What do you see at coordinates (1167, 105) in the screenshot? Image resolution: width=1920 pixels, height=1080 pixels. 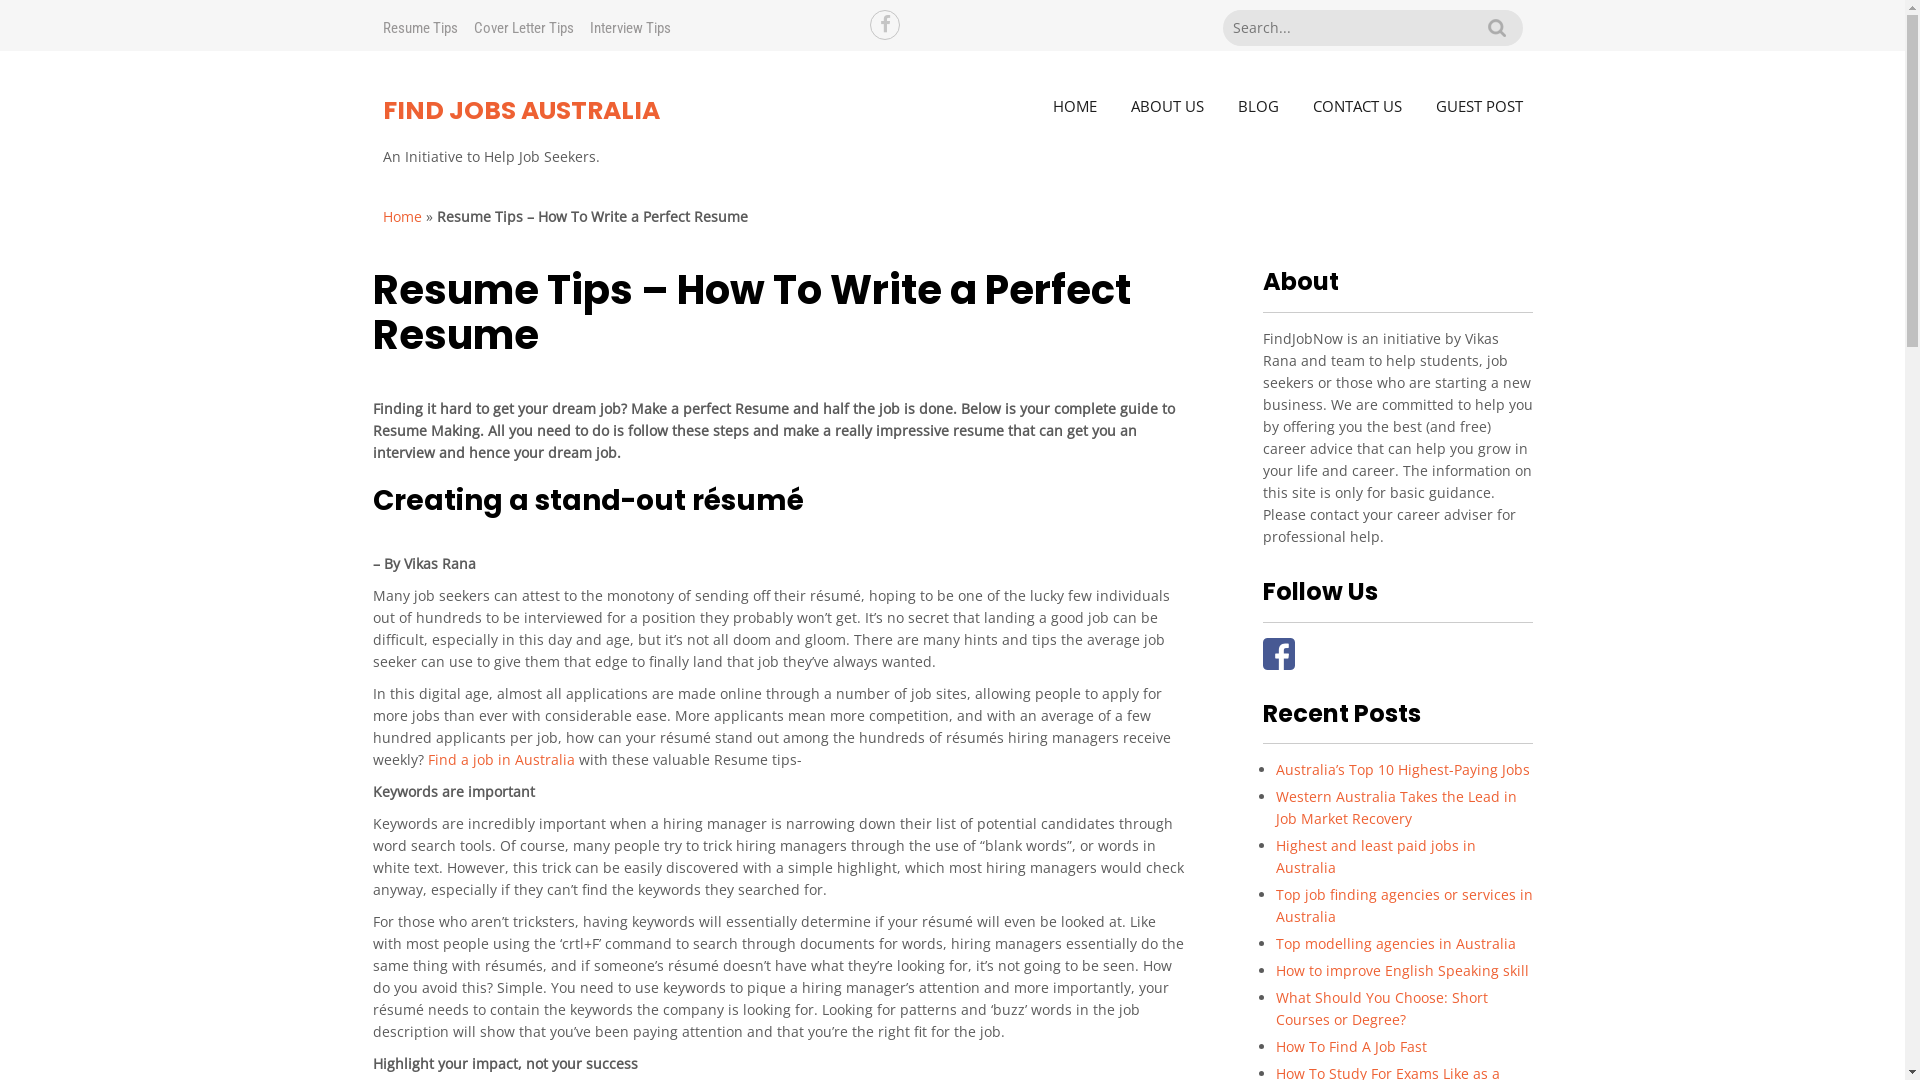 I see `'ABOUT US'` at bounding box center [1167, 105].